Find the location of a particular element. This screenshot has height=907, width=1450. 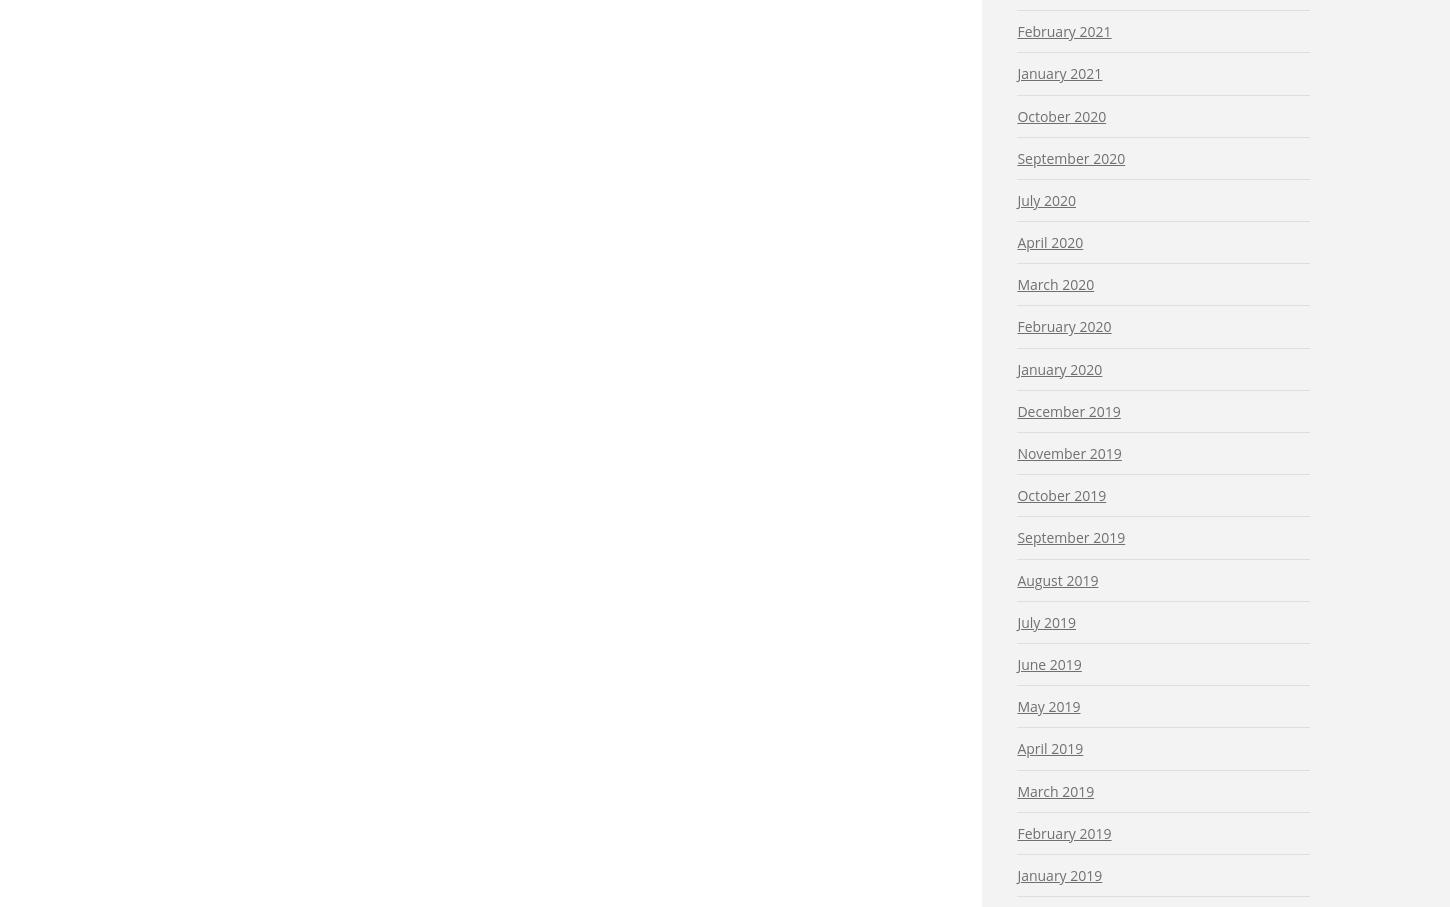

'August 2019' is located at coordinates (1057, 578).